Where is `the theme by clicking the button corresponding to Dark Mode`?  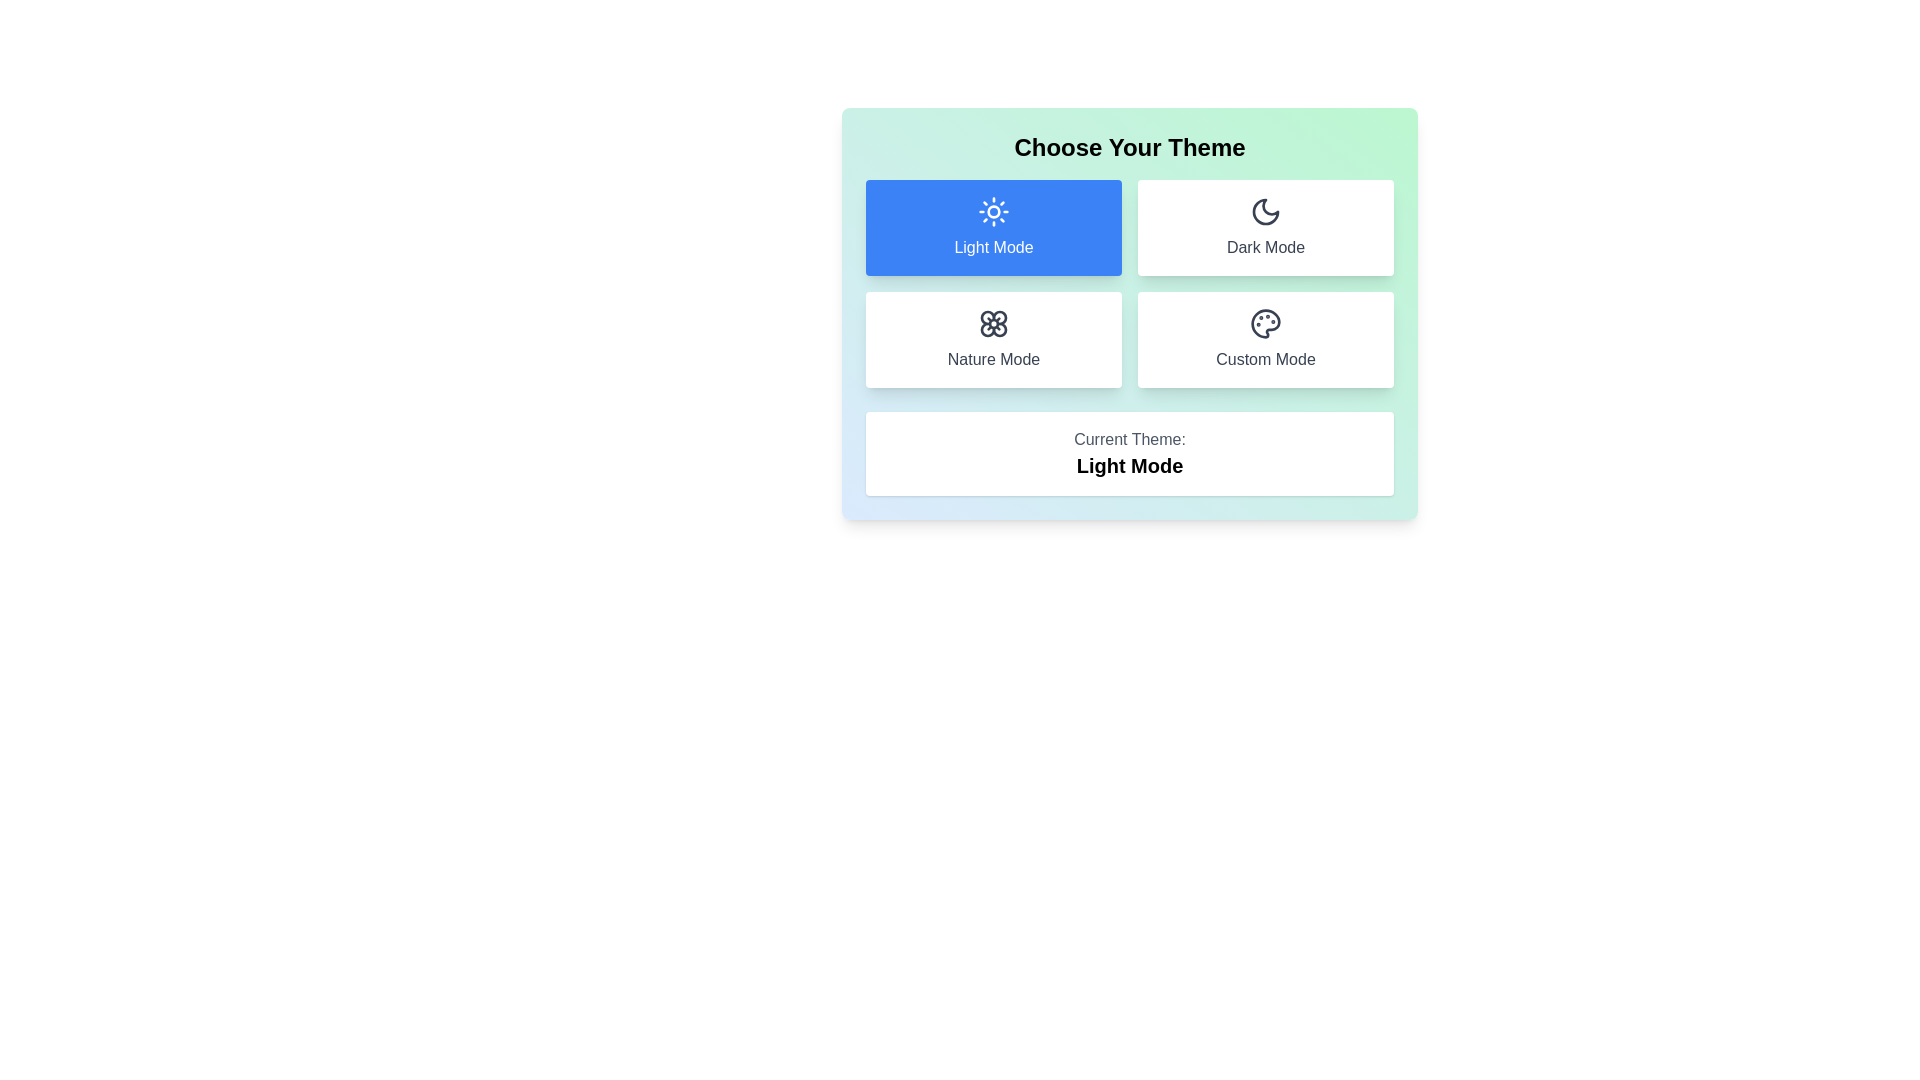 the theme by clicking the button corresponding to Dark Mode is located at coordinates (1265, 226).